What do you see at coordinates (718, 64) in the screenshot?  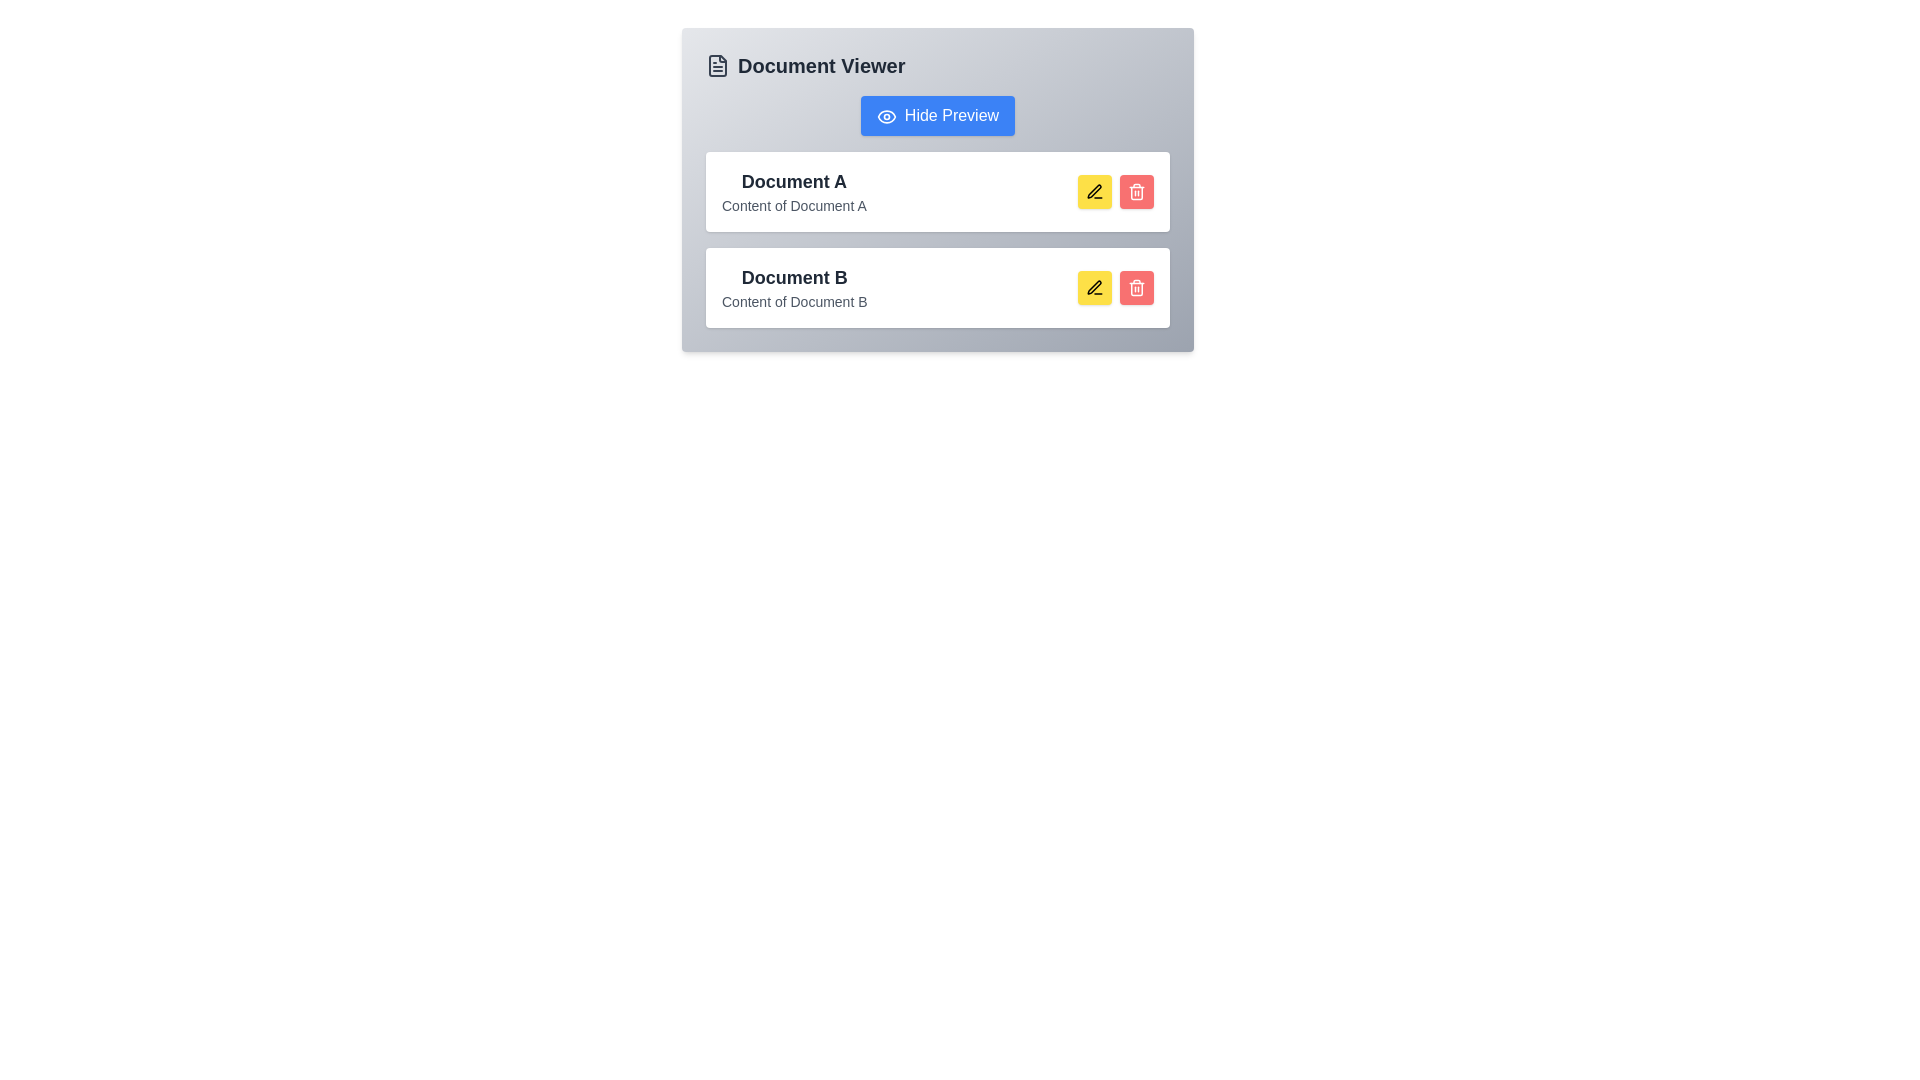 I see `the decorative document icon located in the 'Document Viewer' section, which precedes the title 'Document Viewer'` at bounding box center [718, 64].